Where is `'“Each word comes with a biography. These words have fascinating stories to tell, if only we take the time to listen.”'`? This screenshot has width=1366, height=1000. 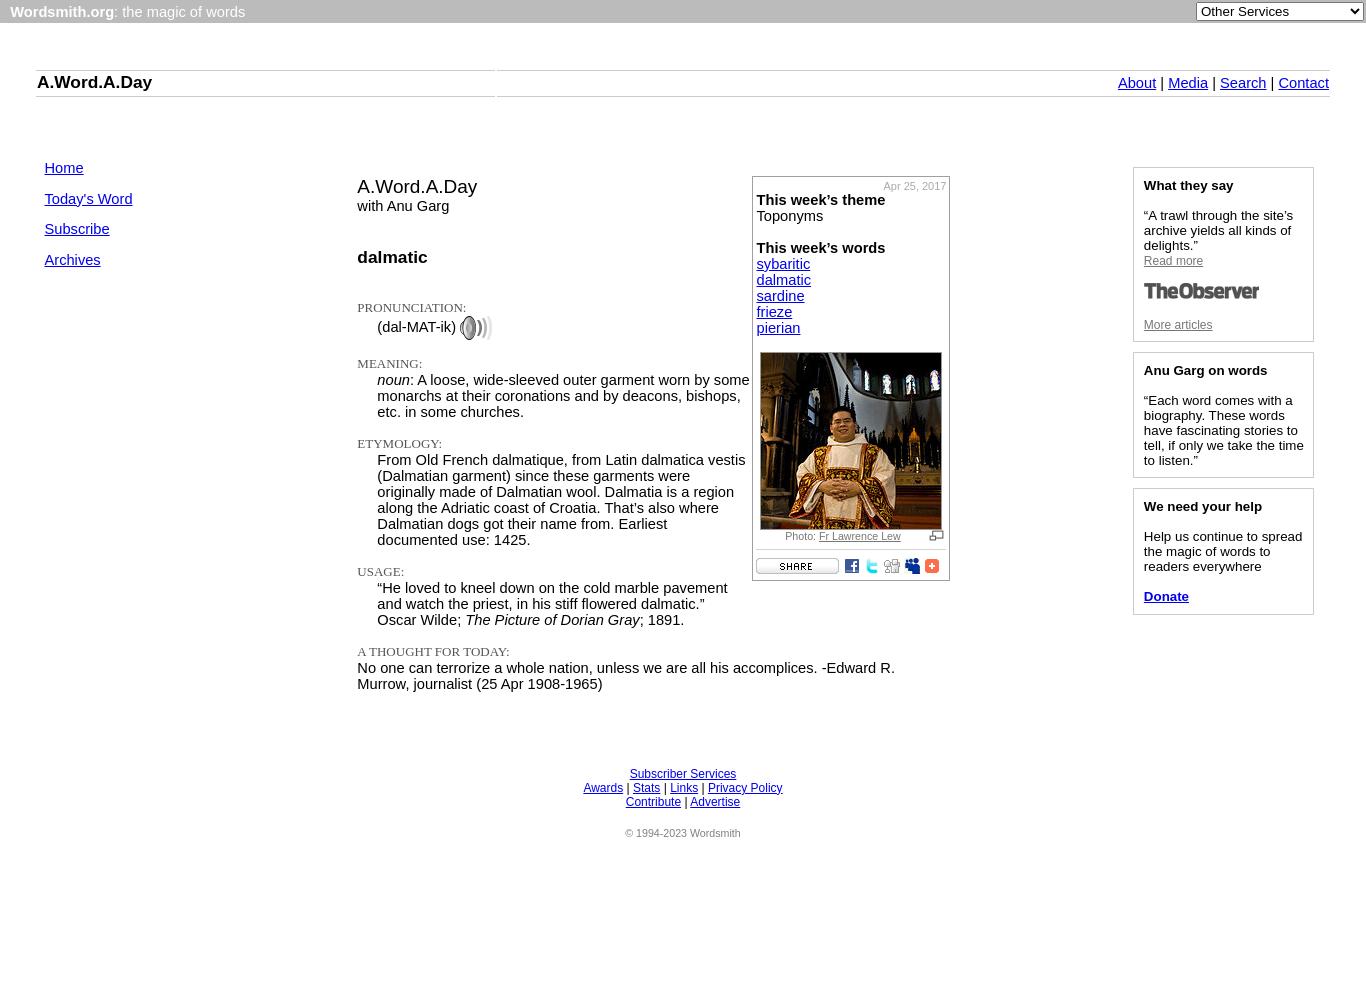
'“Each word comes with a biography. These words have fascinating stories to tell, if only we take the time to listen.”' is located at coordinates (1222, 429).